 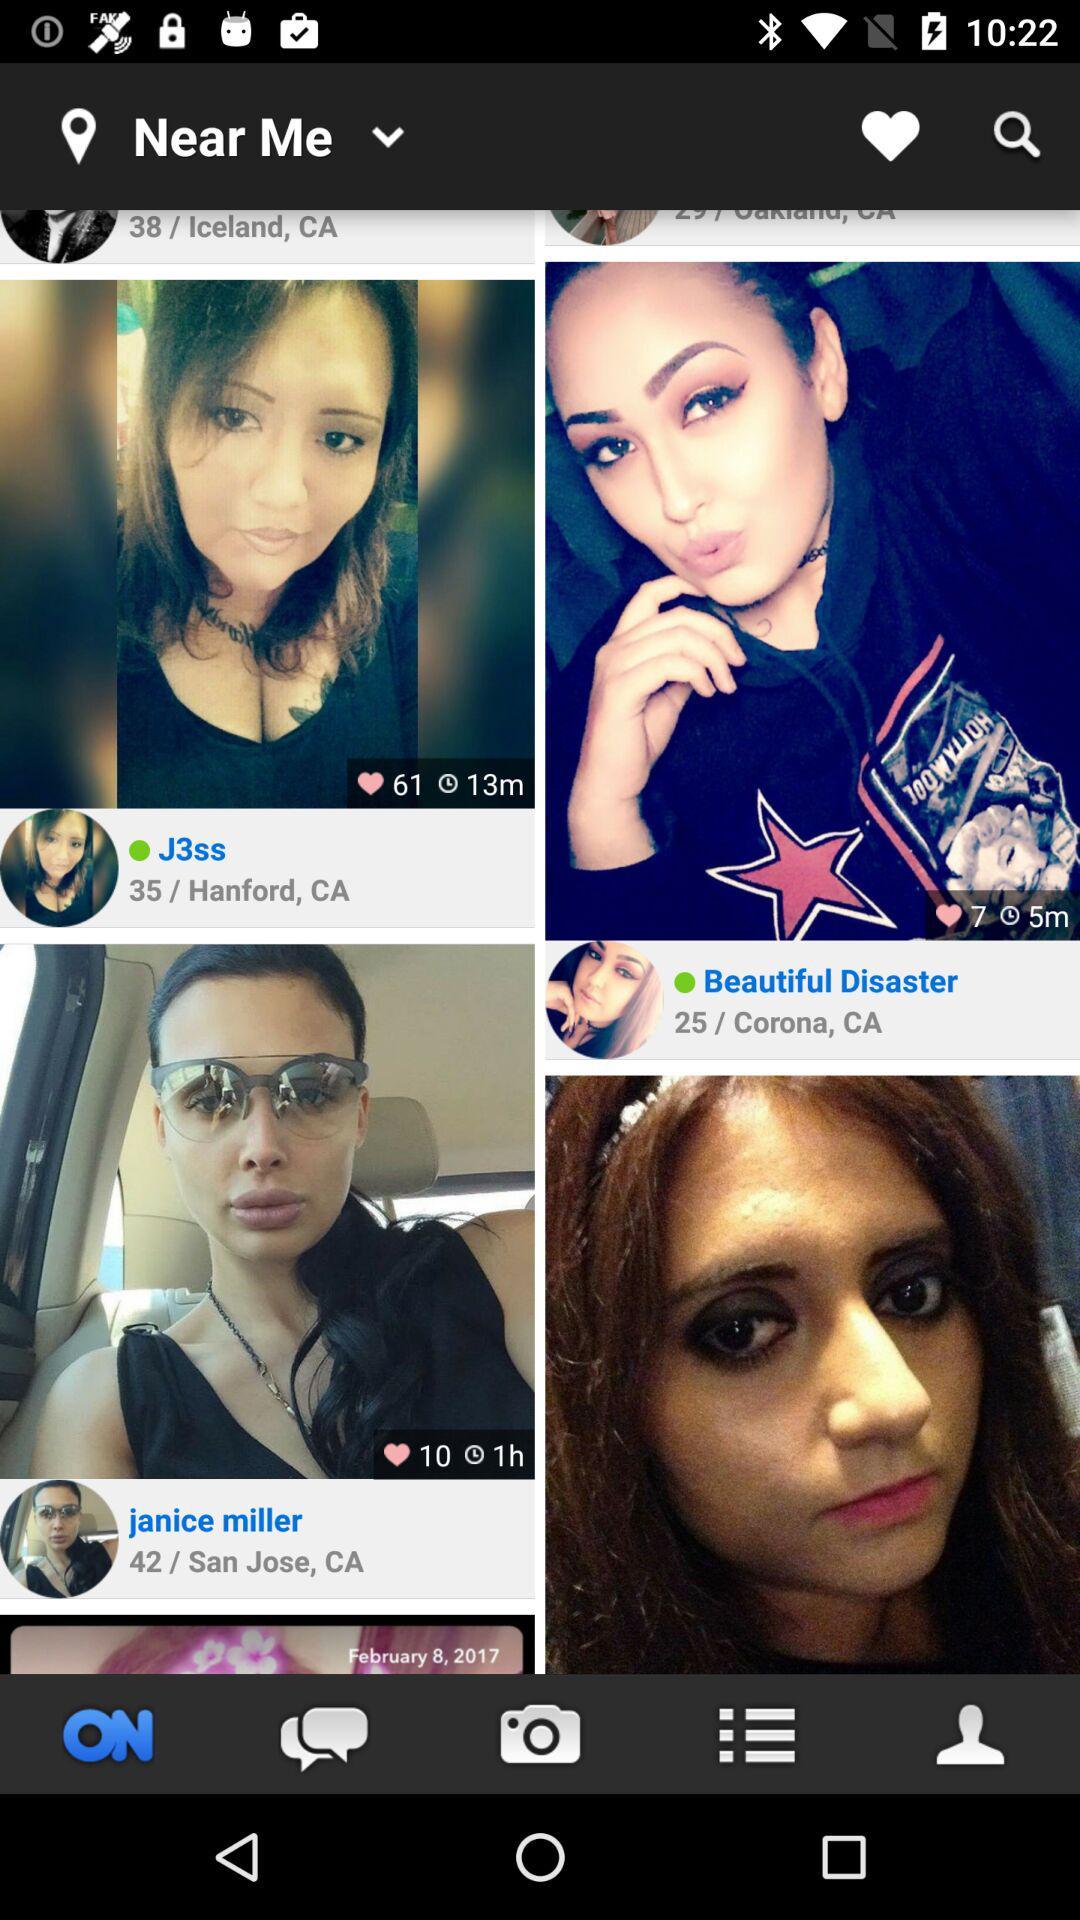 I want to click on messaging icon, so click(x=323, y=1733).